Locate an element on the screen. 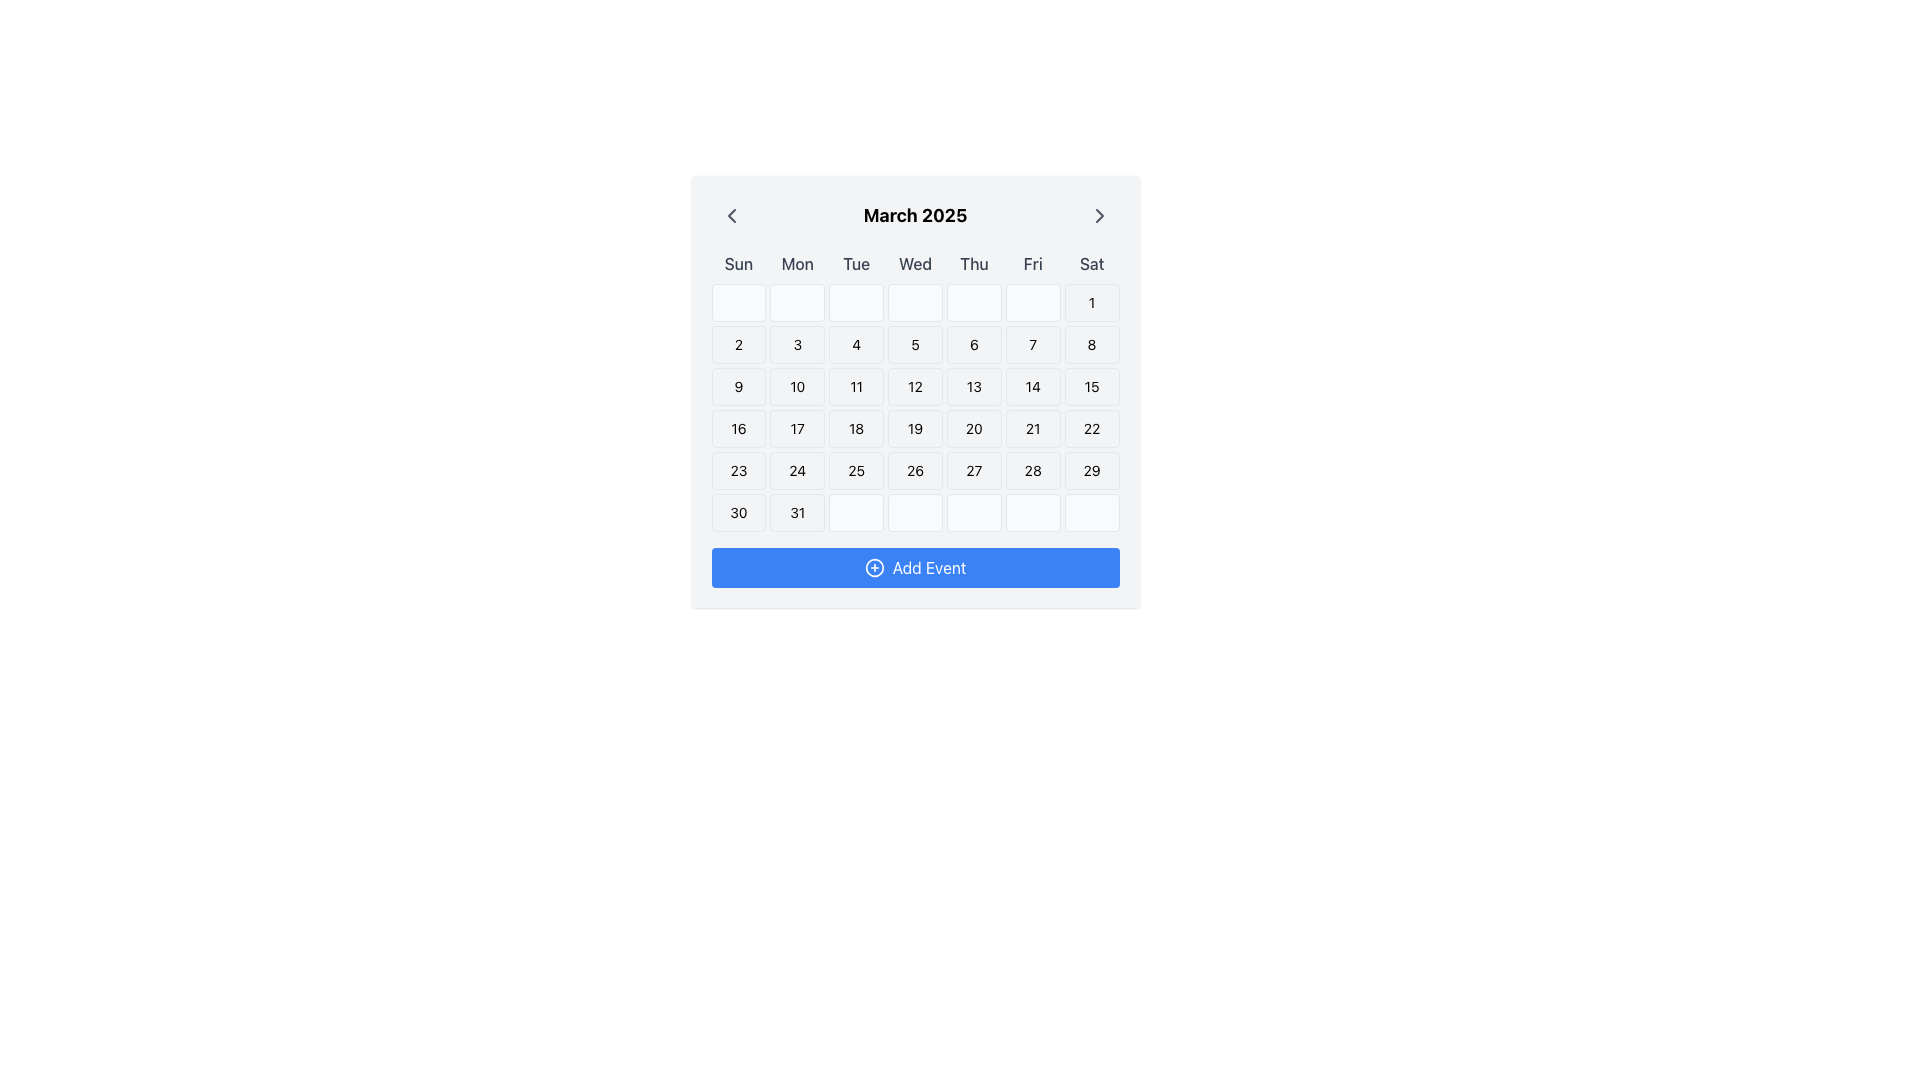 The width and height of the screenshot is (1920, 1080). the 'Add Event' icon, which is a circular icon located at the left side of the button, to trigger potential hover feedback is located at coordinates (874, 567).